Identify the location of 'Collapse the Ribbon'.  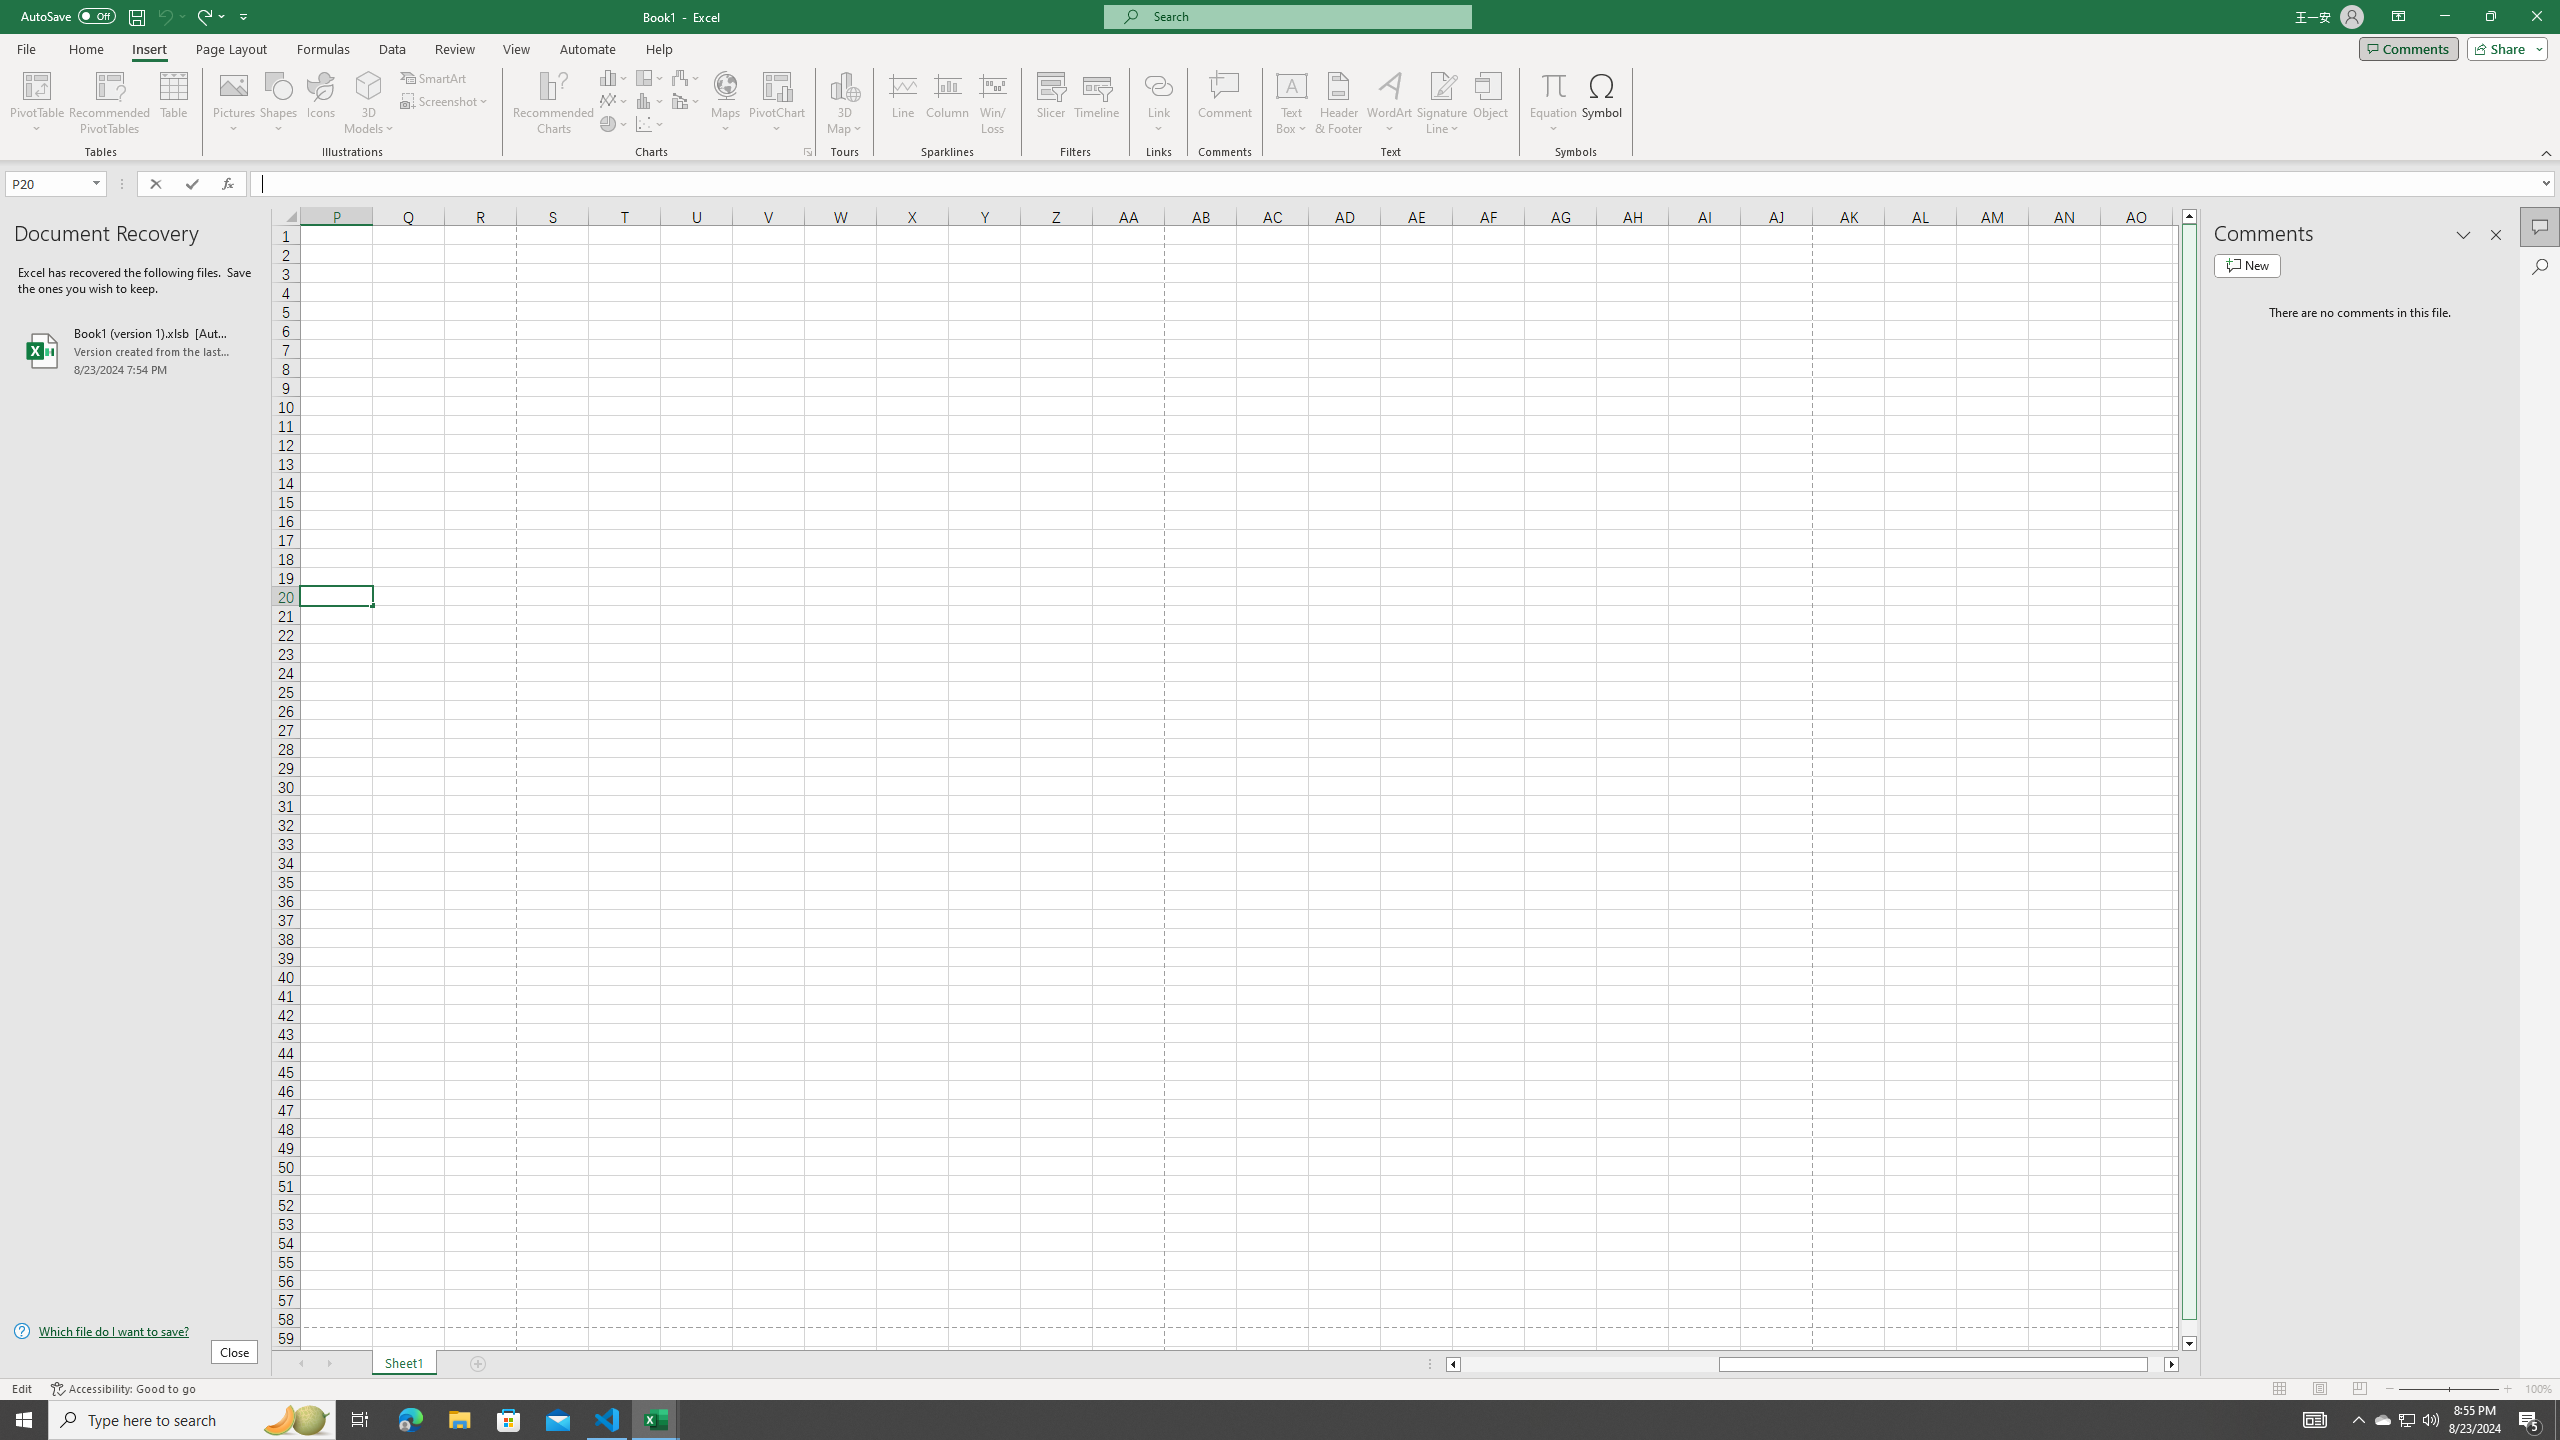
(2547, 153).